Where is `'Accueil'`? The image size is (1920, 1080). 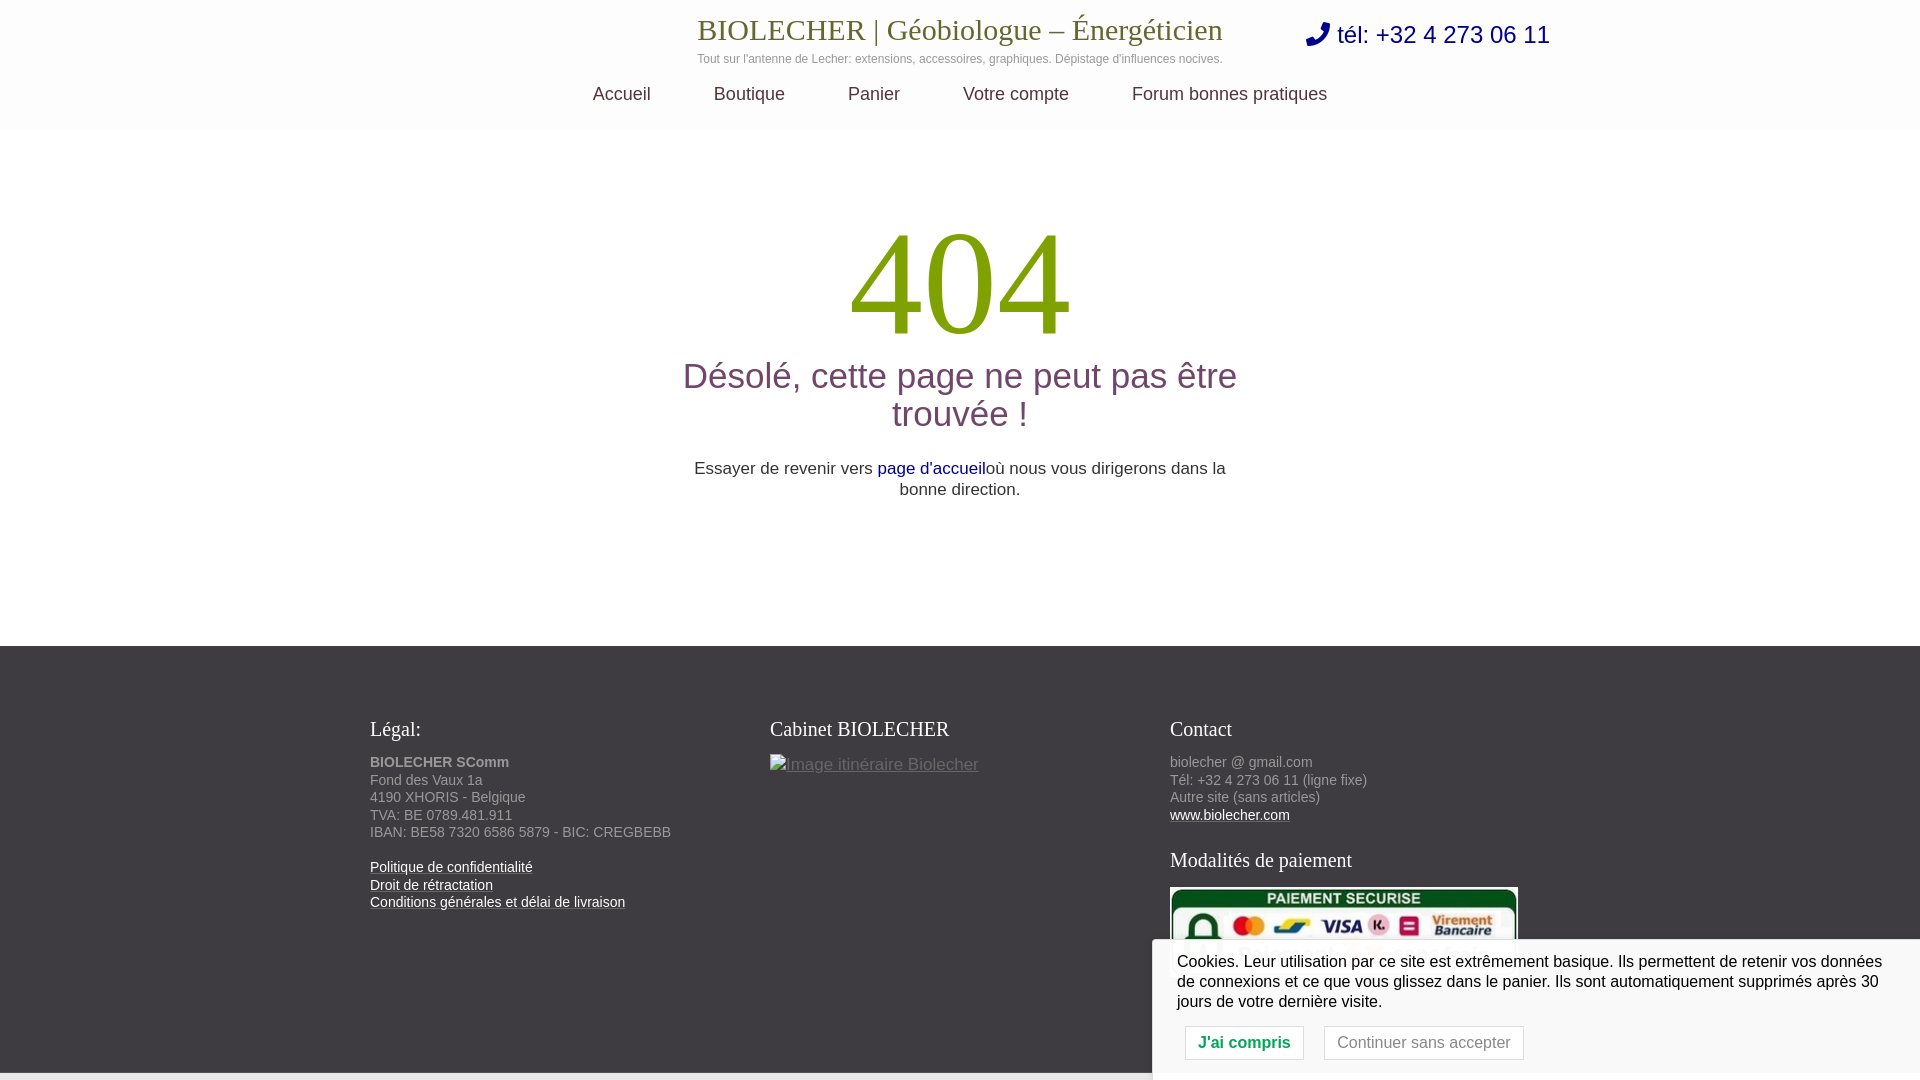
'Accueil' is located at coordinates (592, 106).